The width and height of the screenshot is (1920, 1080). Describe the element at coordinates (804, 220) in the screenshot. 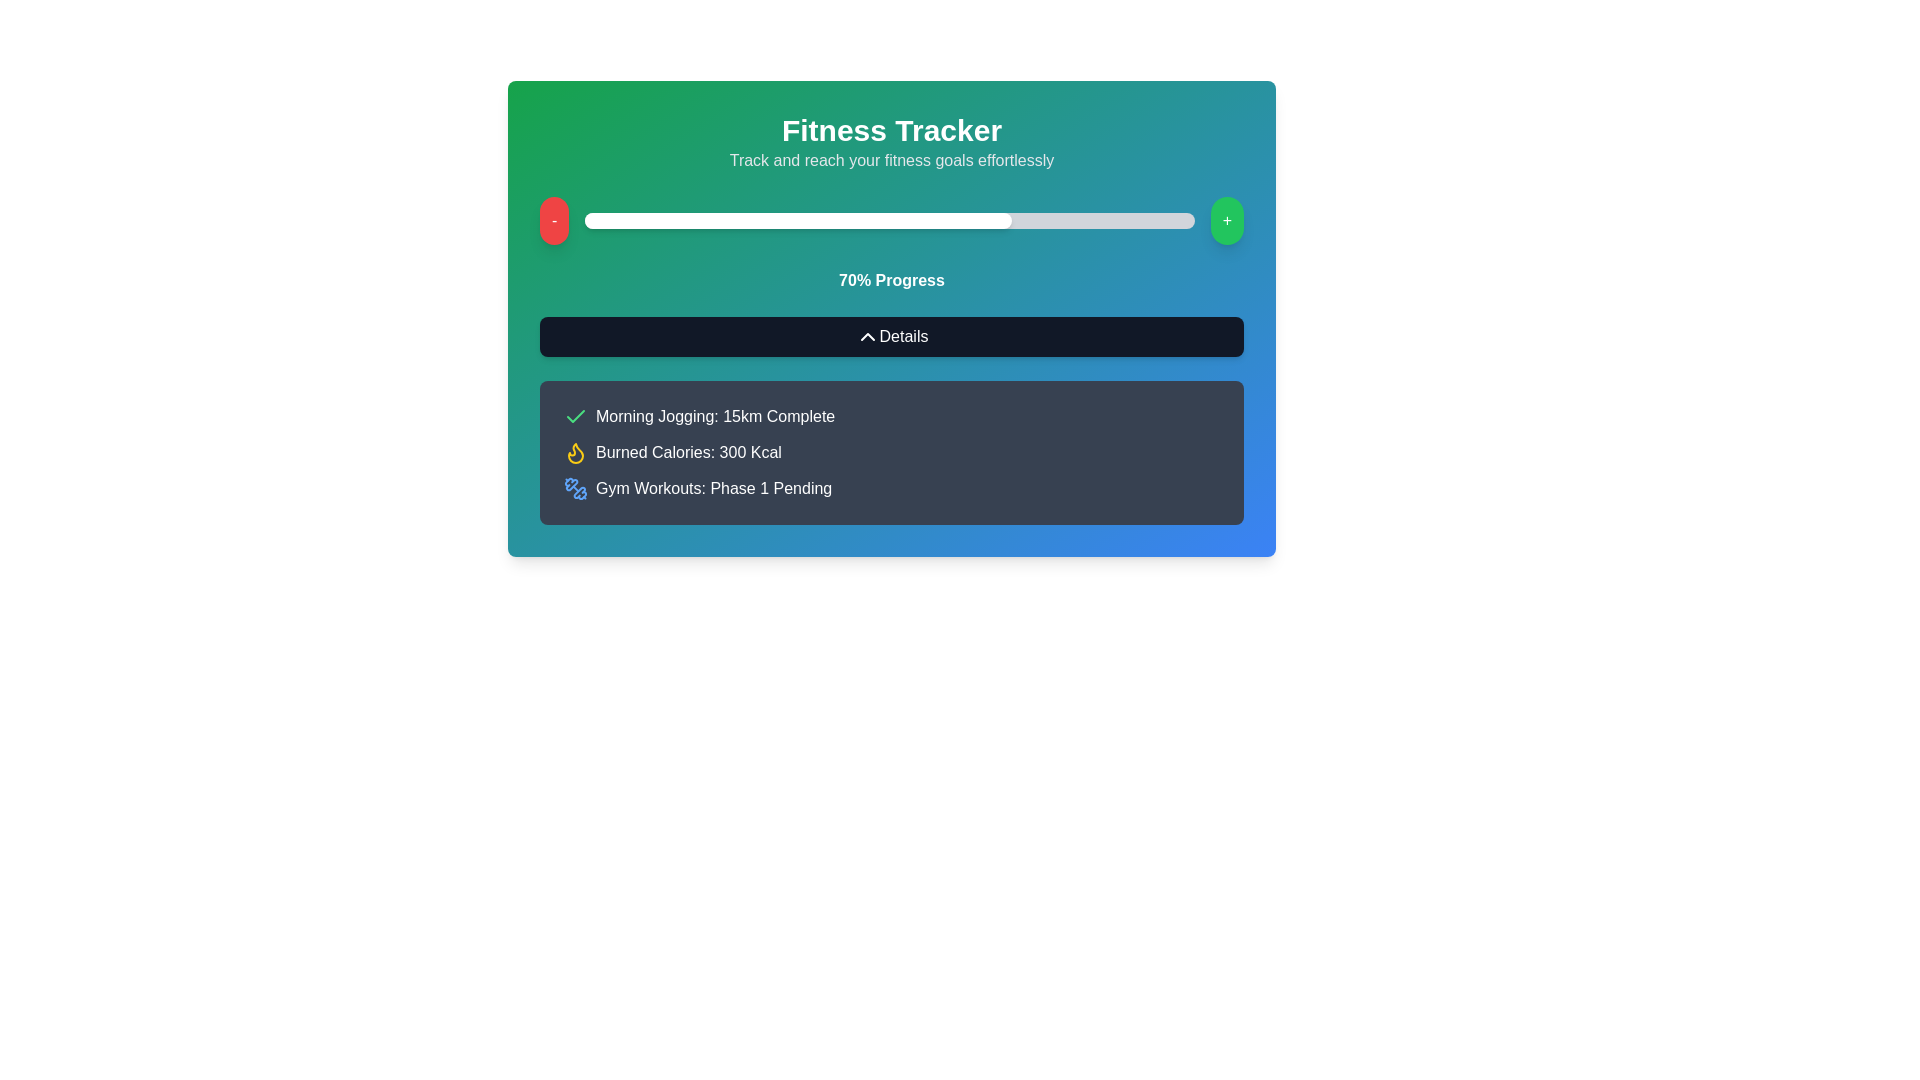

I see `progress` at that location.